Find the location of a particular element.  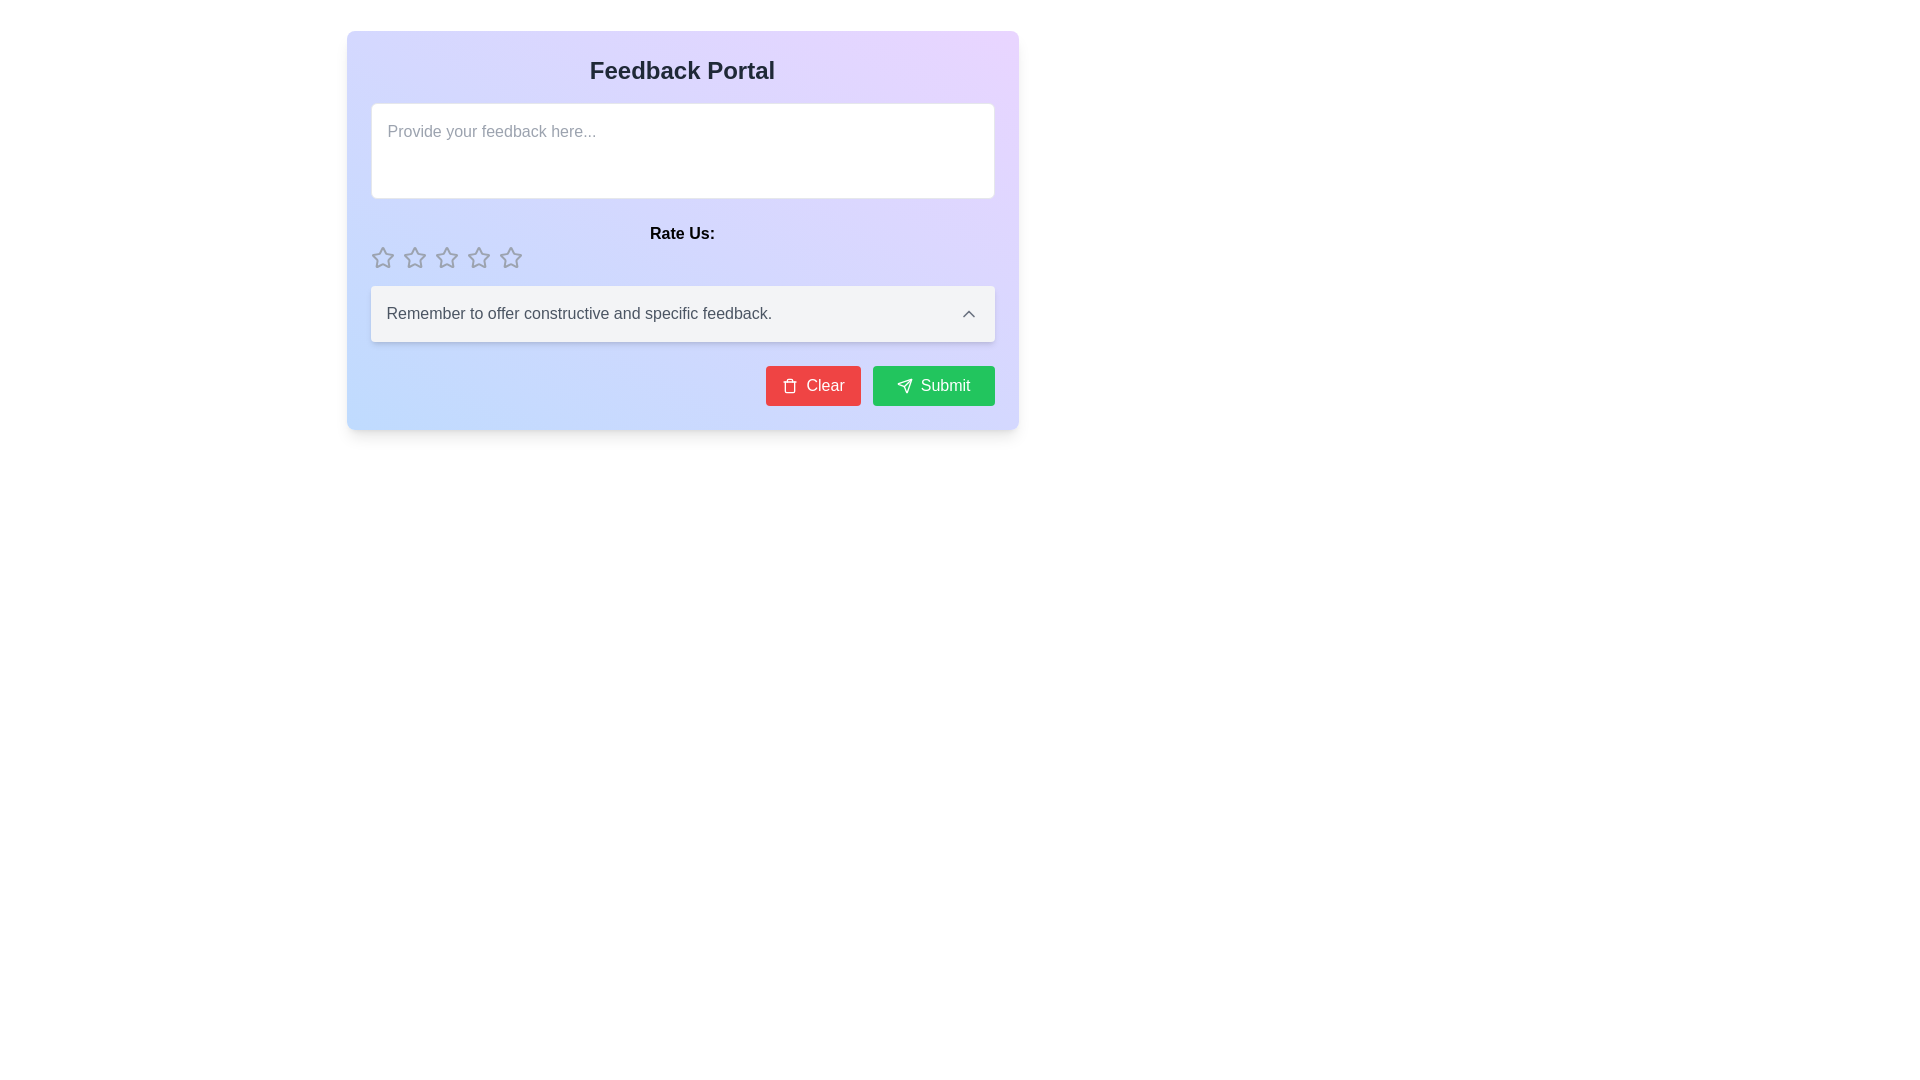

the fifth star rating icon located below the 'Rate Us:' text field is located at coordinates (477, 257).